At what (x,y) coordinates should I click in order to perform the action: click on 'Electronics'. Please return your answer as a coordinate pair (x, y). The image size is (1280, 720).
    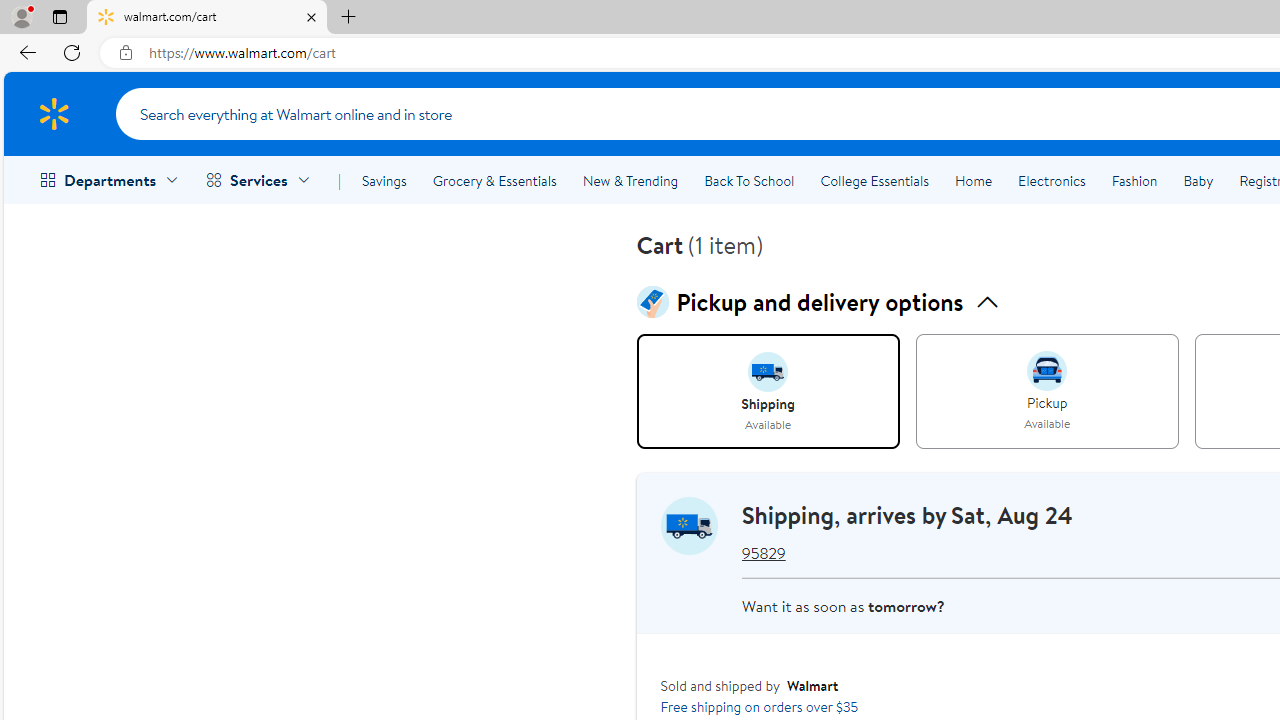
    Looking at the image, I should click on (1050, 181).